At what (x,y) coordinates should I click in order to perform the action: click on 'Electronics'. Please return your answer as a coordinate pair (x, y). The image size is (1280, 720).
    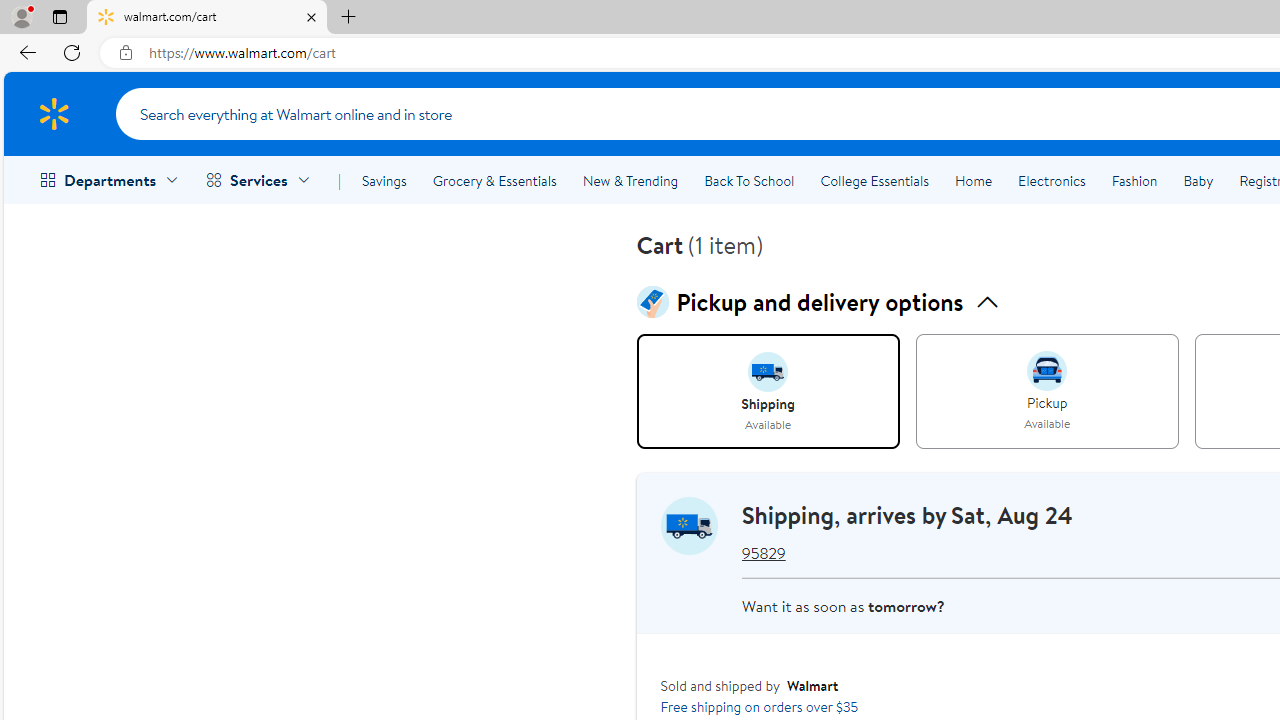
    Looking at the image, I should click on (1050, 181).